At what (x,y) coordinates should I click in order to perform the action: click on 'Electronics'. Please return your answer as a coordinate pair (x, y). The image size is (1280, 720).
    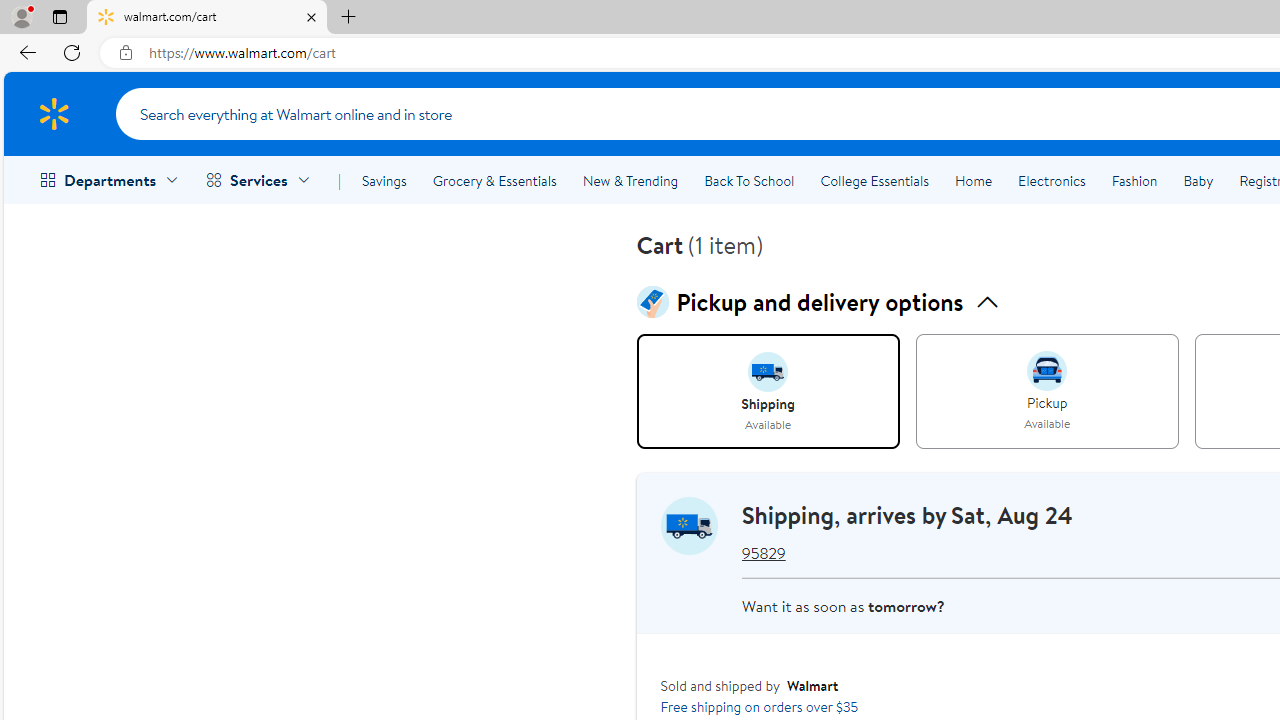
    Looking at the image, I should click on (1050, 181).